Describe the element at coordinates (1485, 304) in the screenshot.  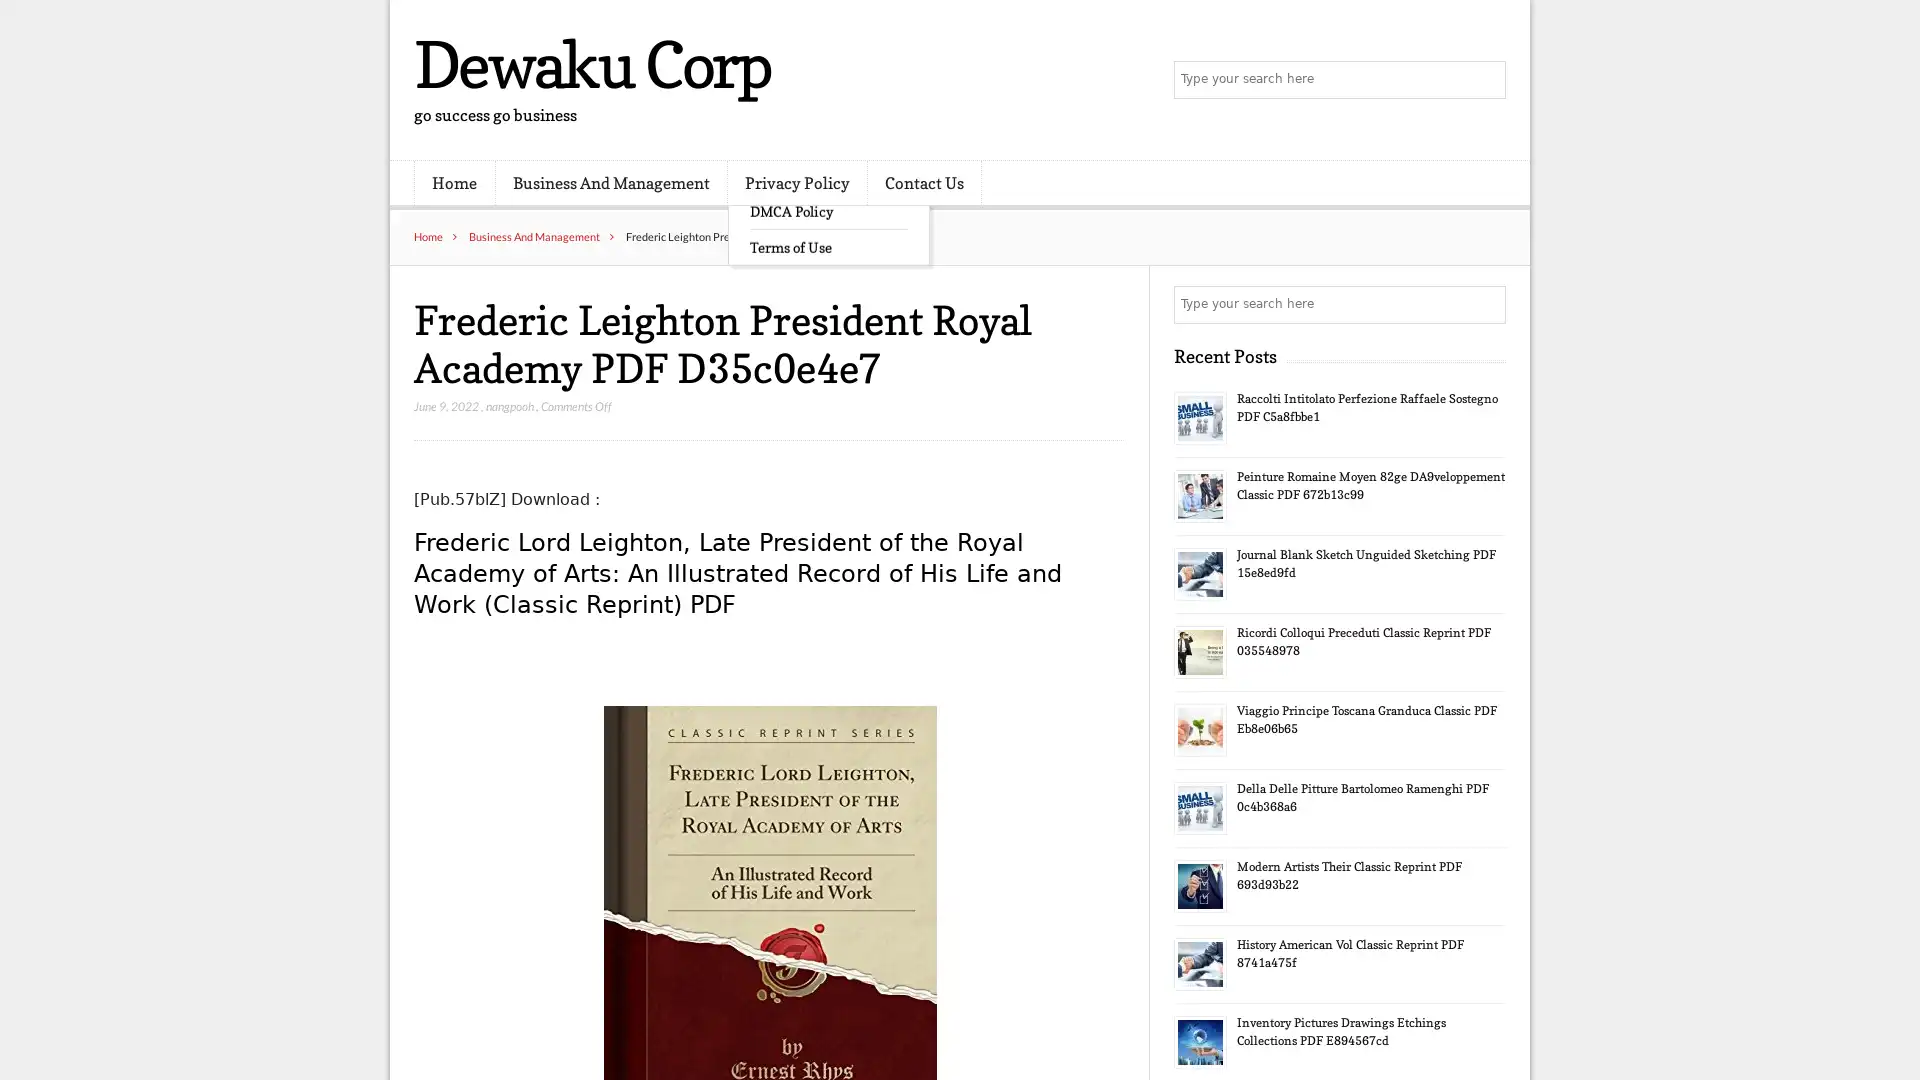
I see `Search` at that location.